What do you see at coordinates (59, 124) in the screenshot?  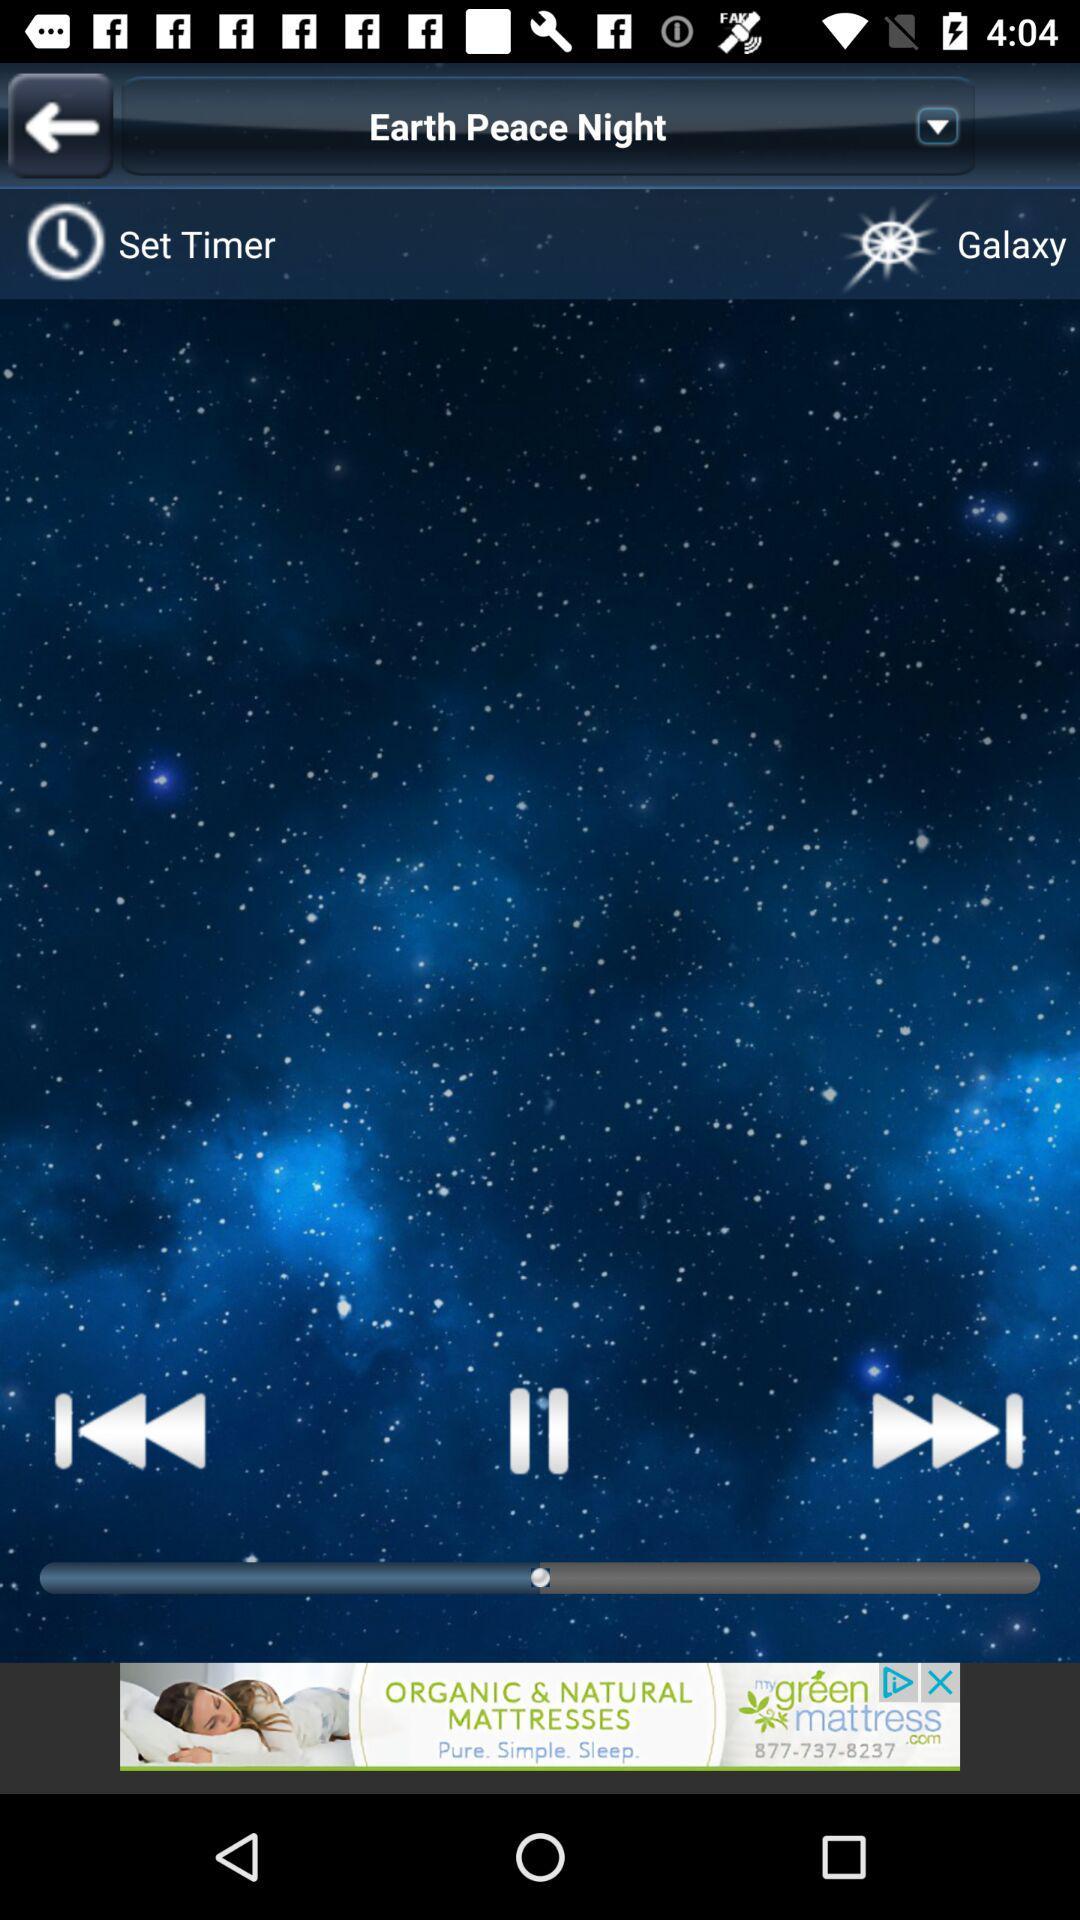 I see `previous button` at bounding box center [59, 124].